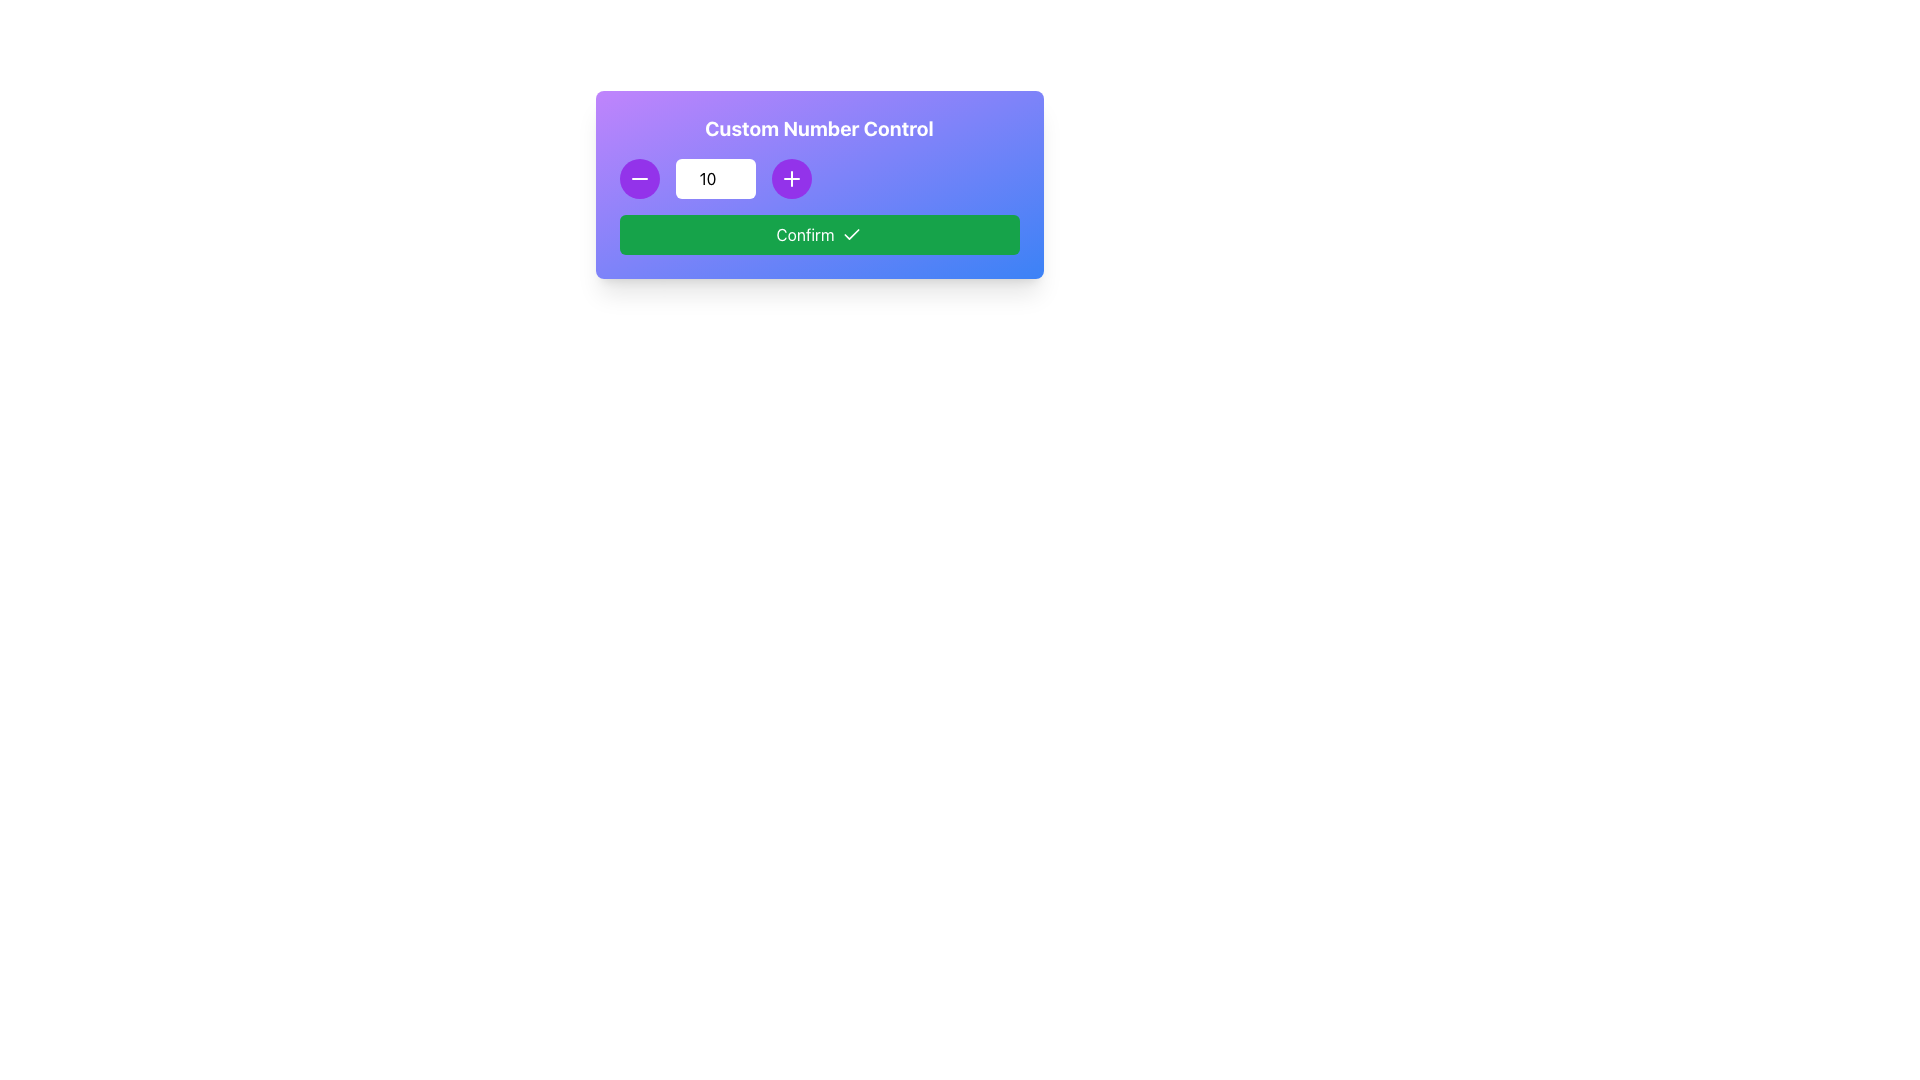  What do you see at coordinates (790, 177) in the screenshot?
I see `the circular button with a purple background and a white plus icon to increase the value` at bounding box center [790, 177].